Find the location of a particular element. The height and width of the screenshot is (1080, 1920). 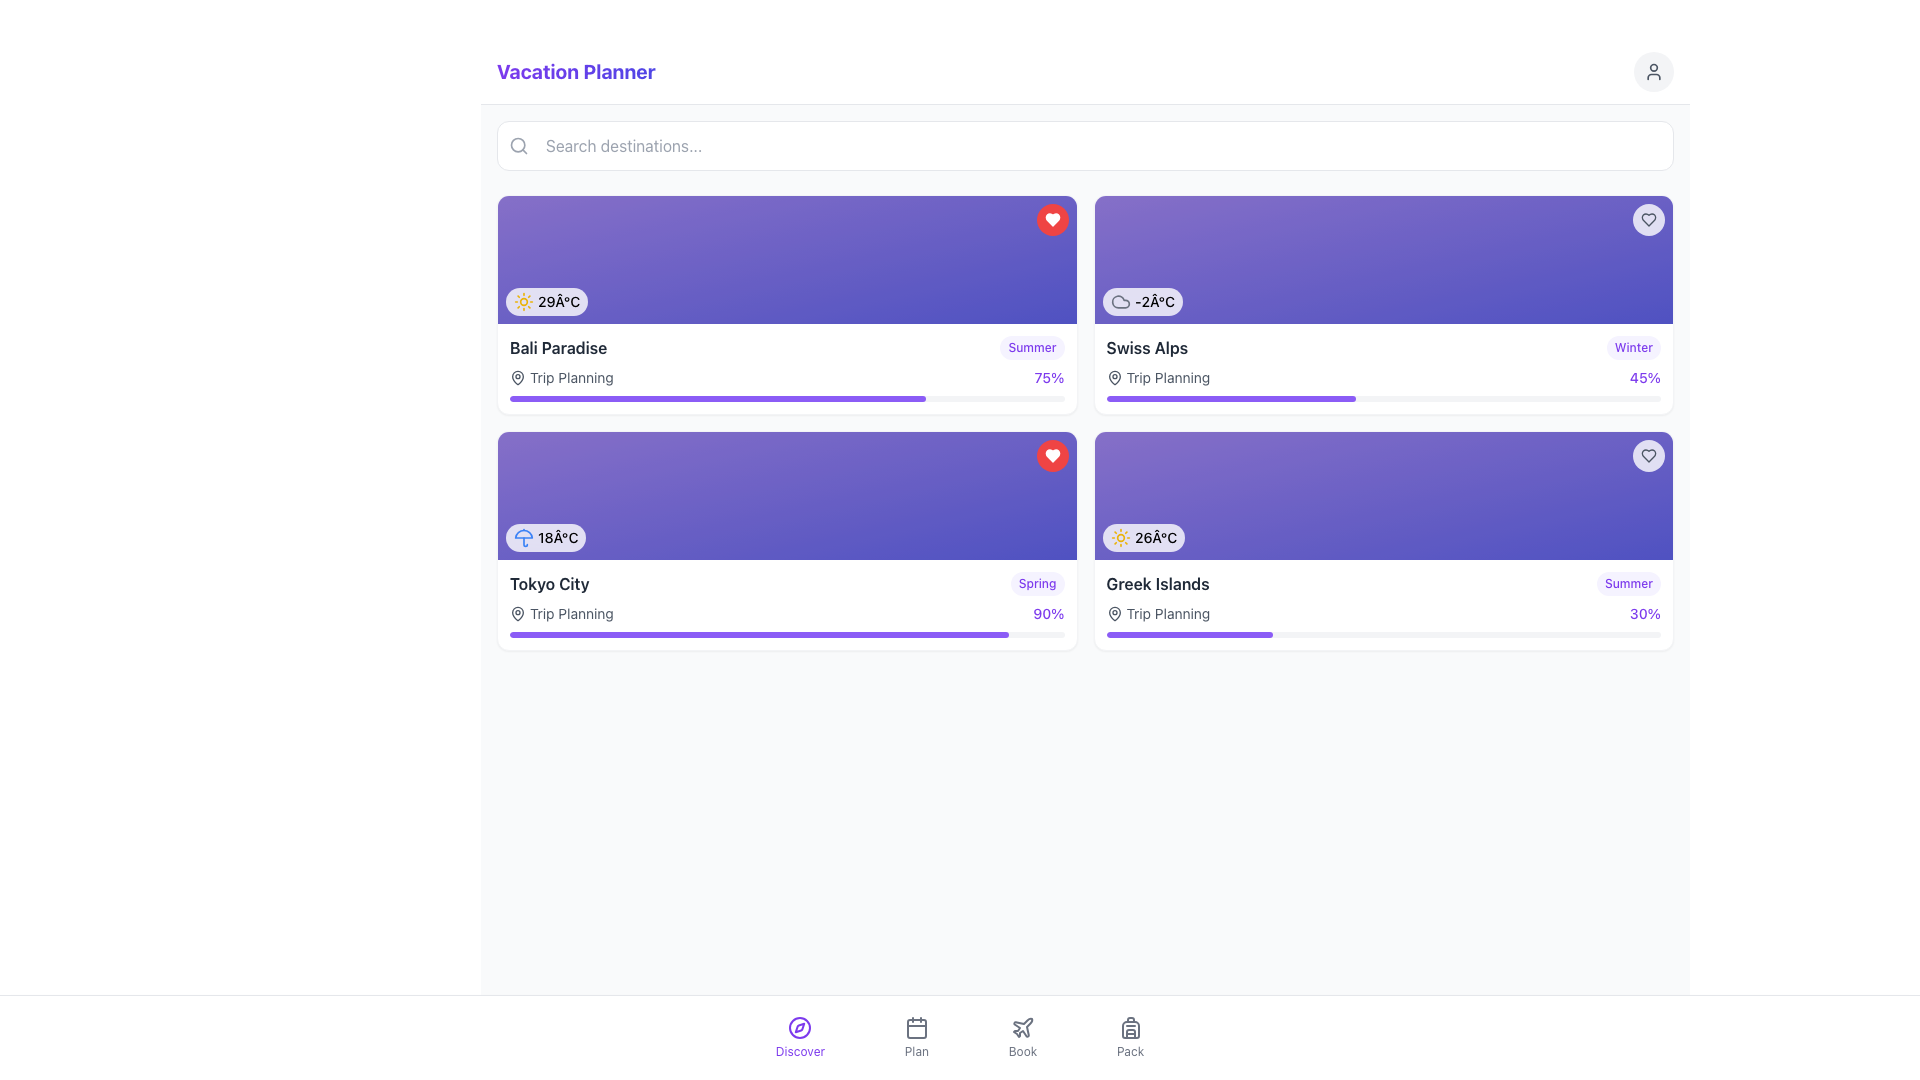

visually represented value of the progress bar located at the bottom of the 'Swiss Alps' card, which shows a 45% filled purple segment is located at coordinates (1382, 398).